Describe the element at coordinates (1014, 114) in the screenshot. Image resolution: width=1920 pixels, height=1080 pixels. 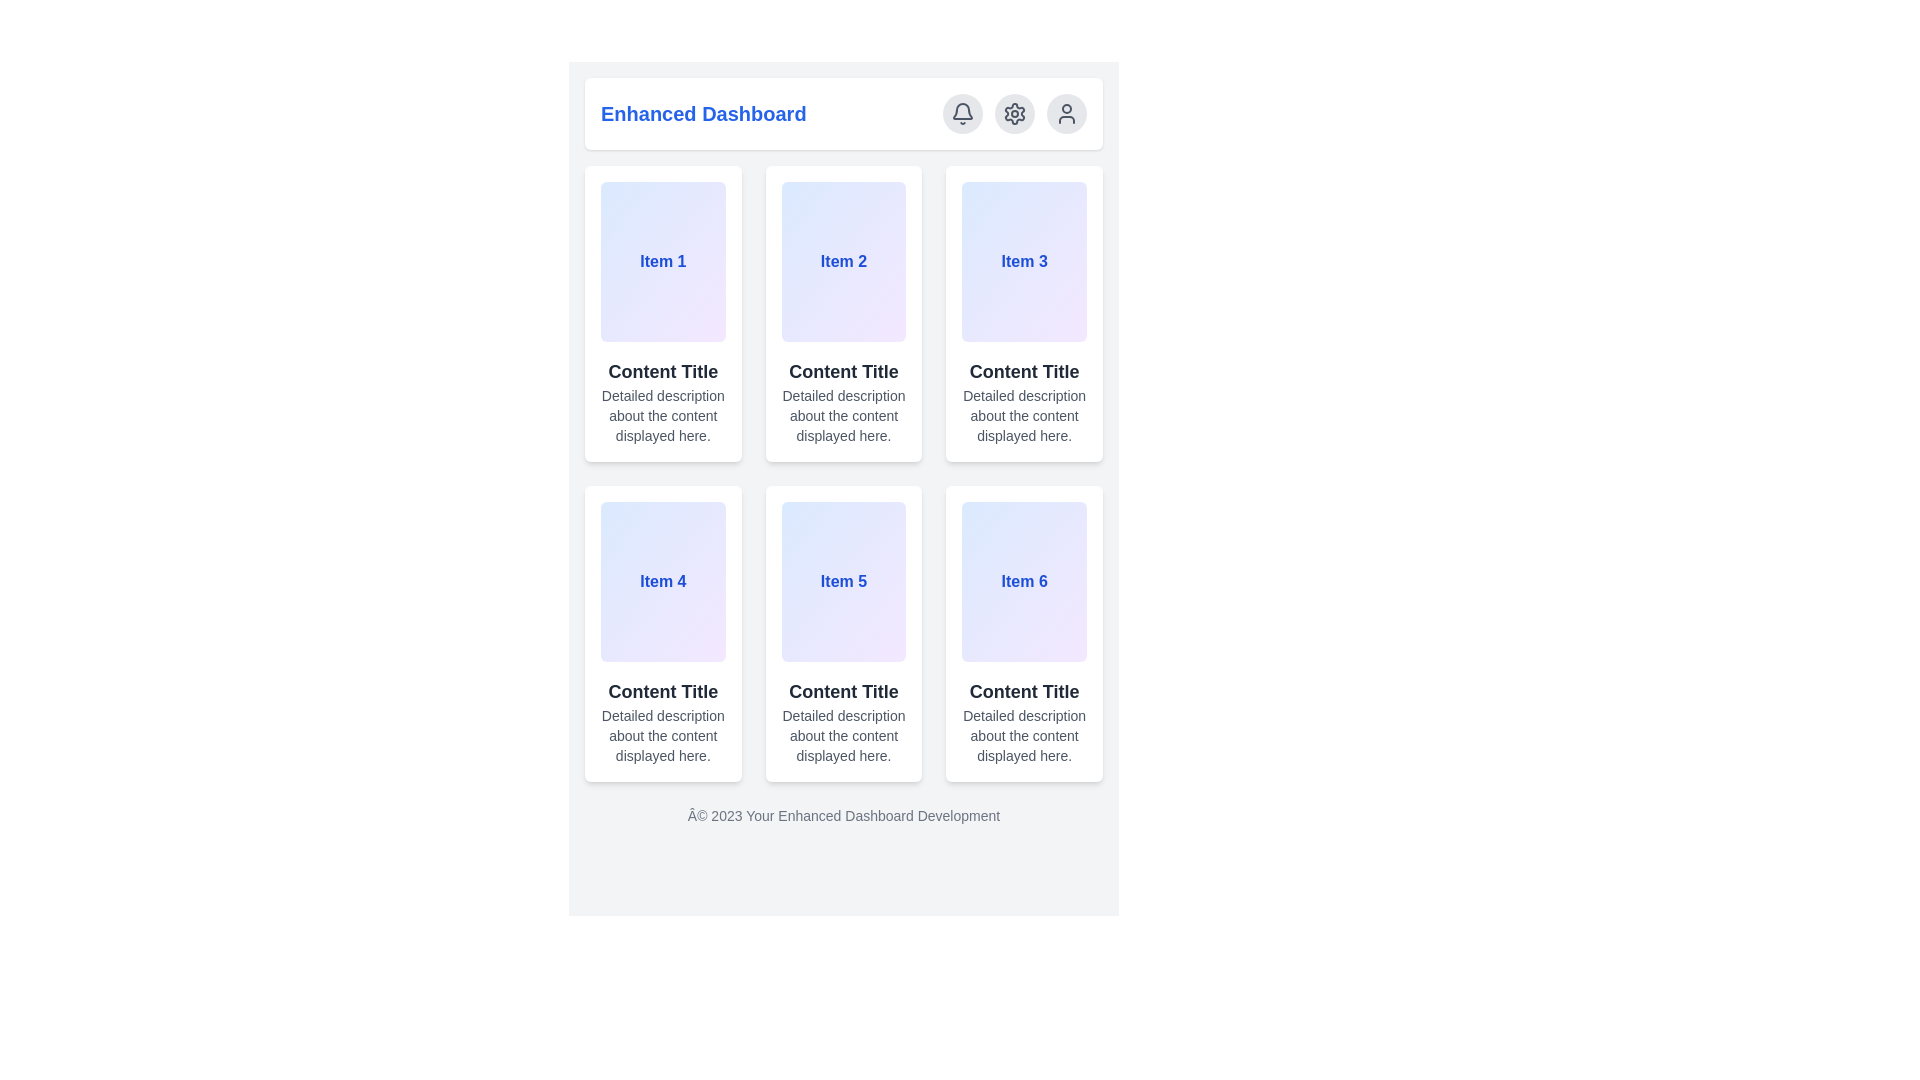
I see `the circular button with a light gray background and gear icon, which is the second button in the header section` at that location.